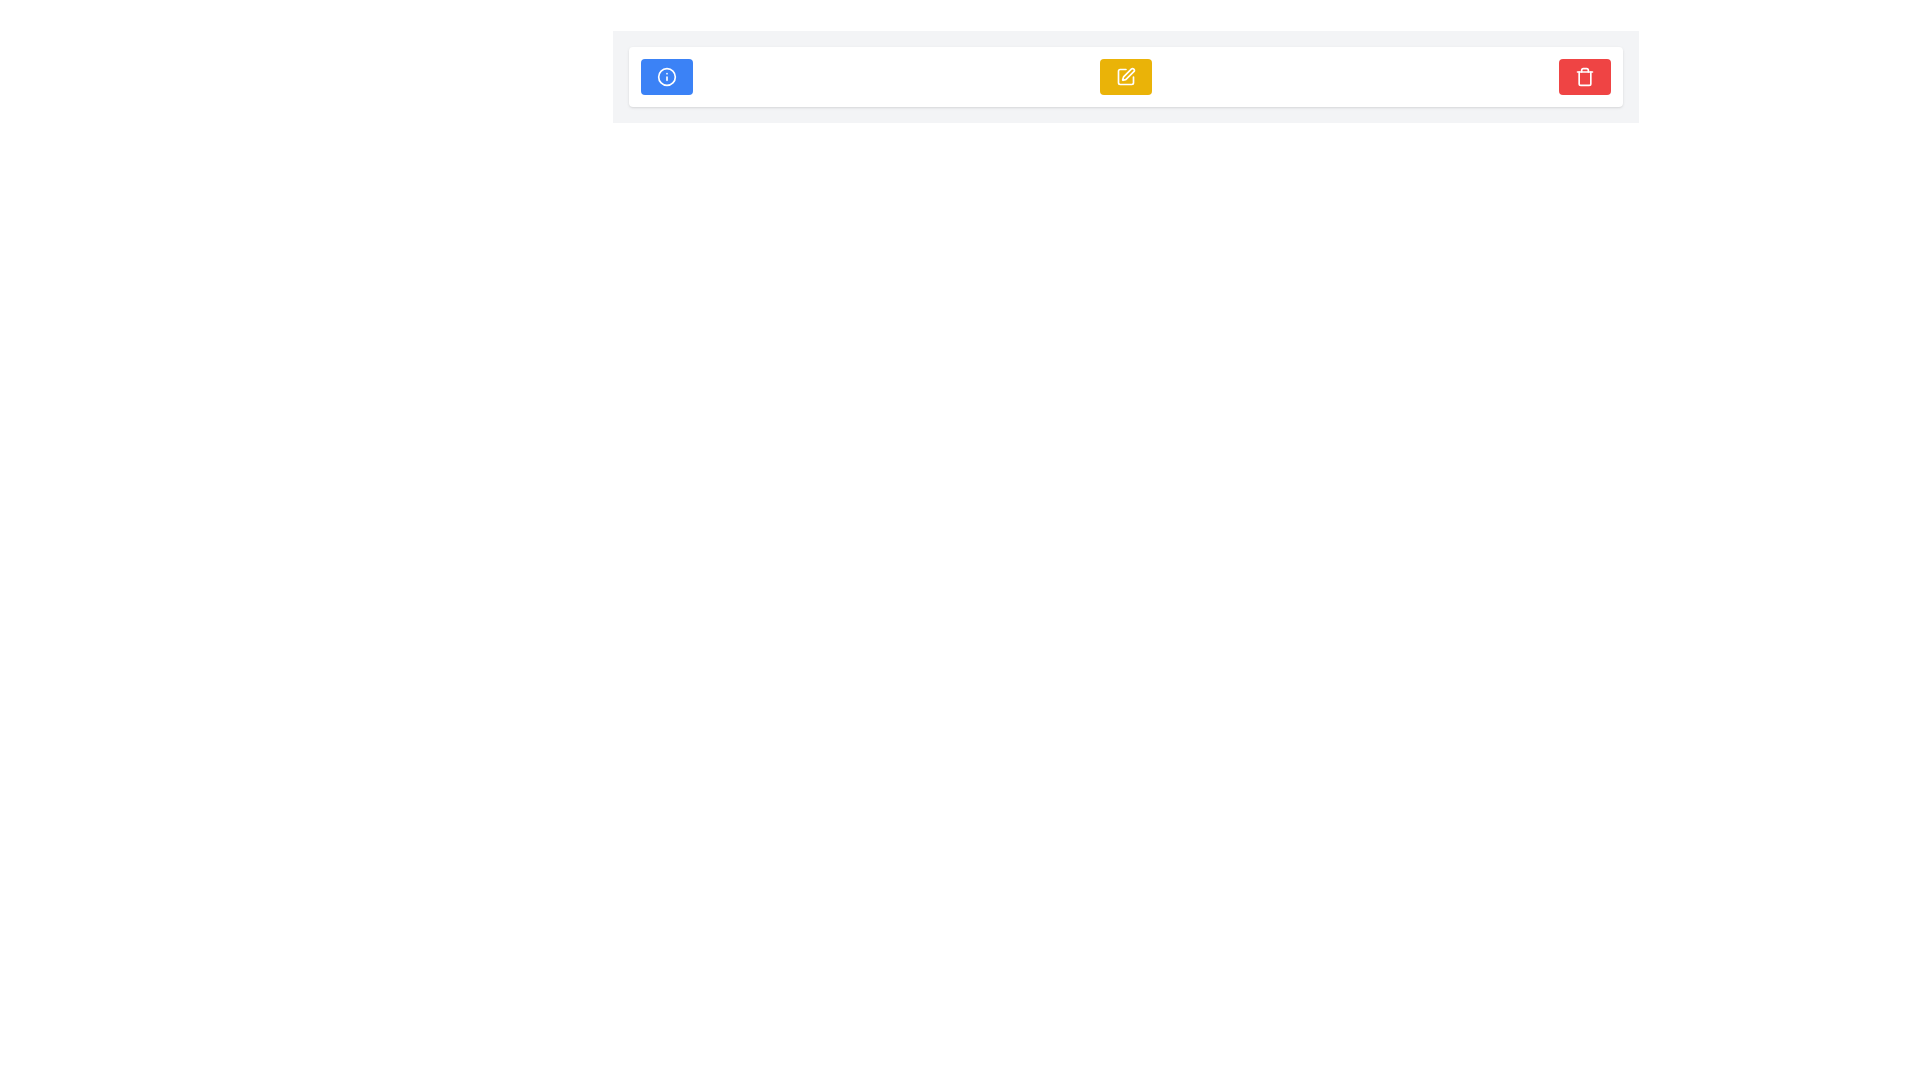 This screenshot has width=1920, height=1080. Describe the element at coordinates (1583, 76) in the screenshot. I see `the delete task button located to the right of the 'Edit Task' button` at that location.